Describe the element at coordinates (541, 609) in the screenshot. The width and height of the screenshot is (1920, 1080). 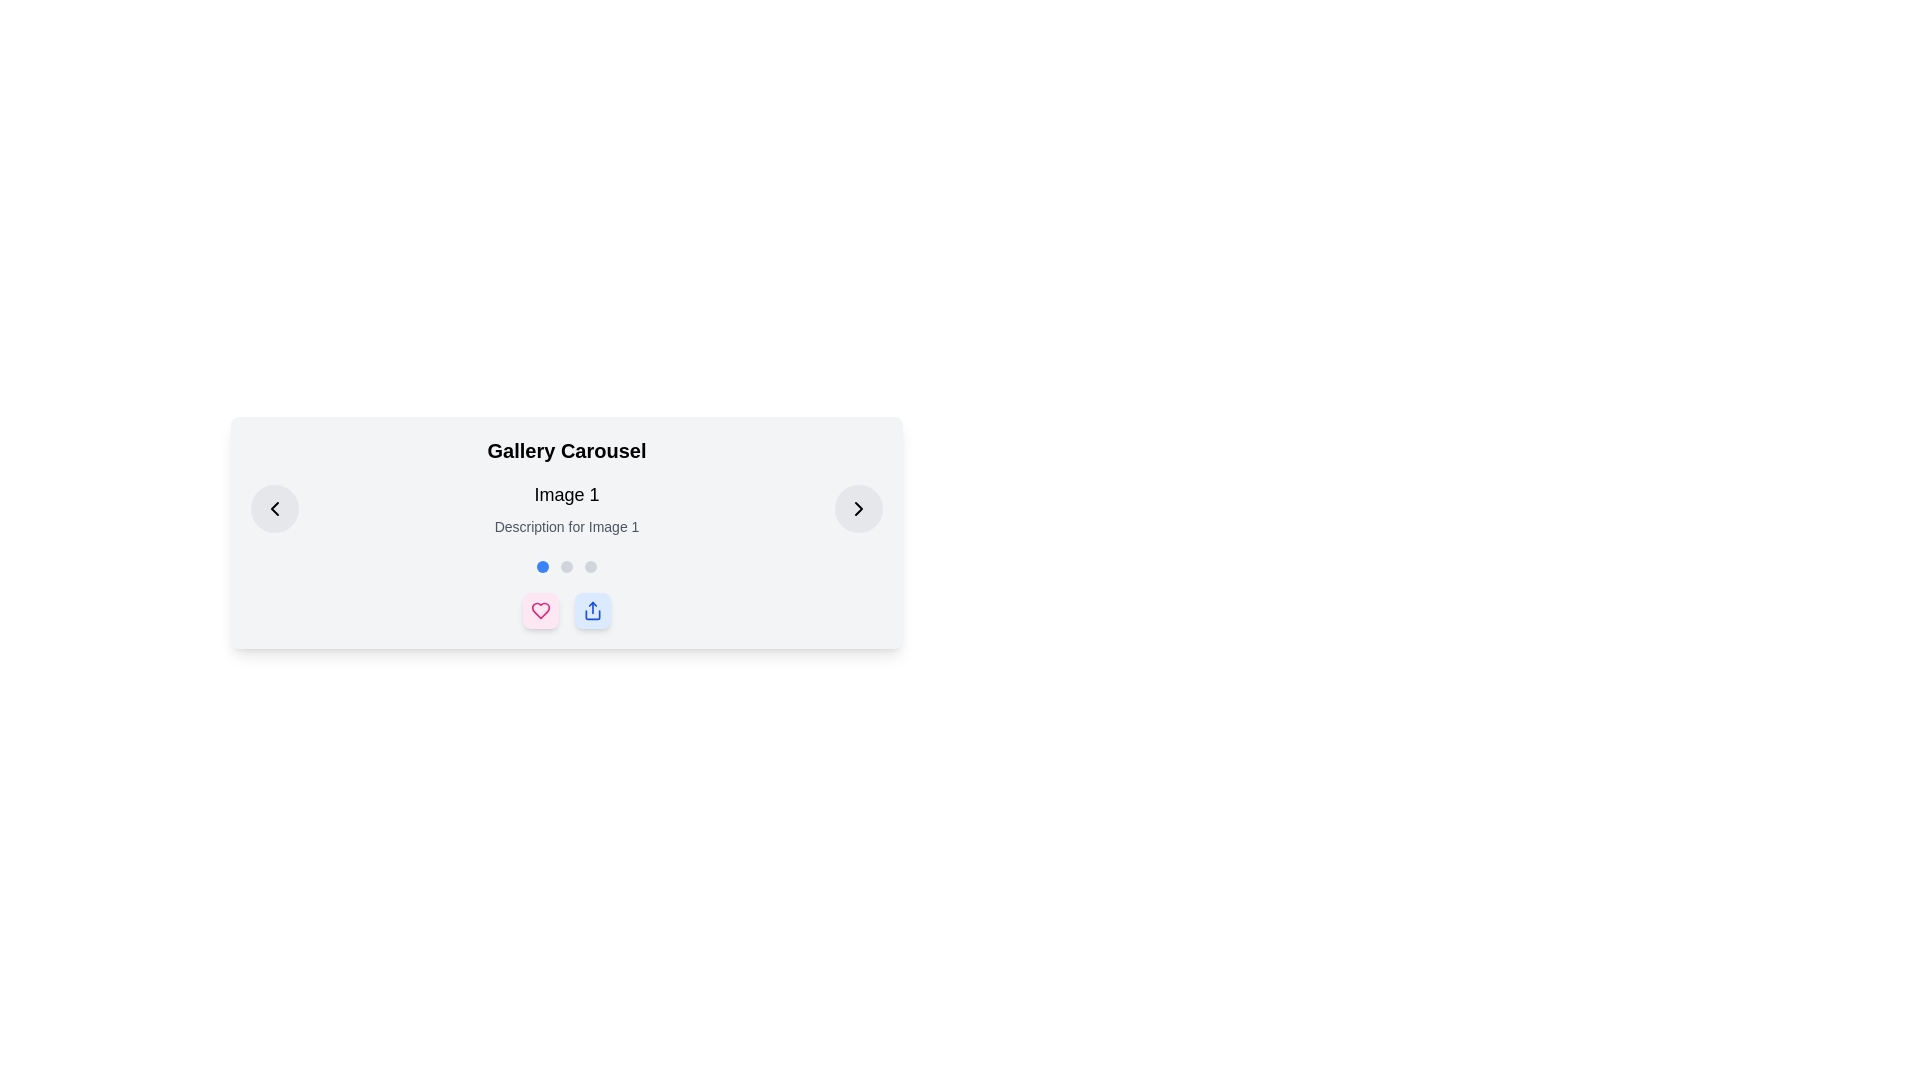
I see `the 'like' button located on the lower section of the panel, which is aligned to the left of a blue button with a share icon` at that location.